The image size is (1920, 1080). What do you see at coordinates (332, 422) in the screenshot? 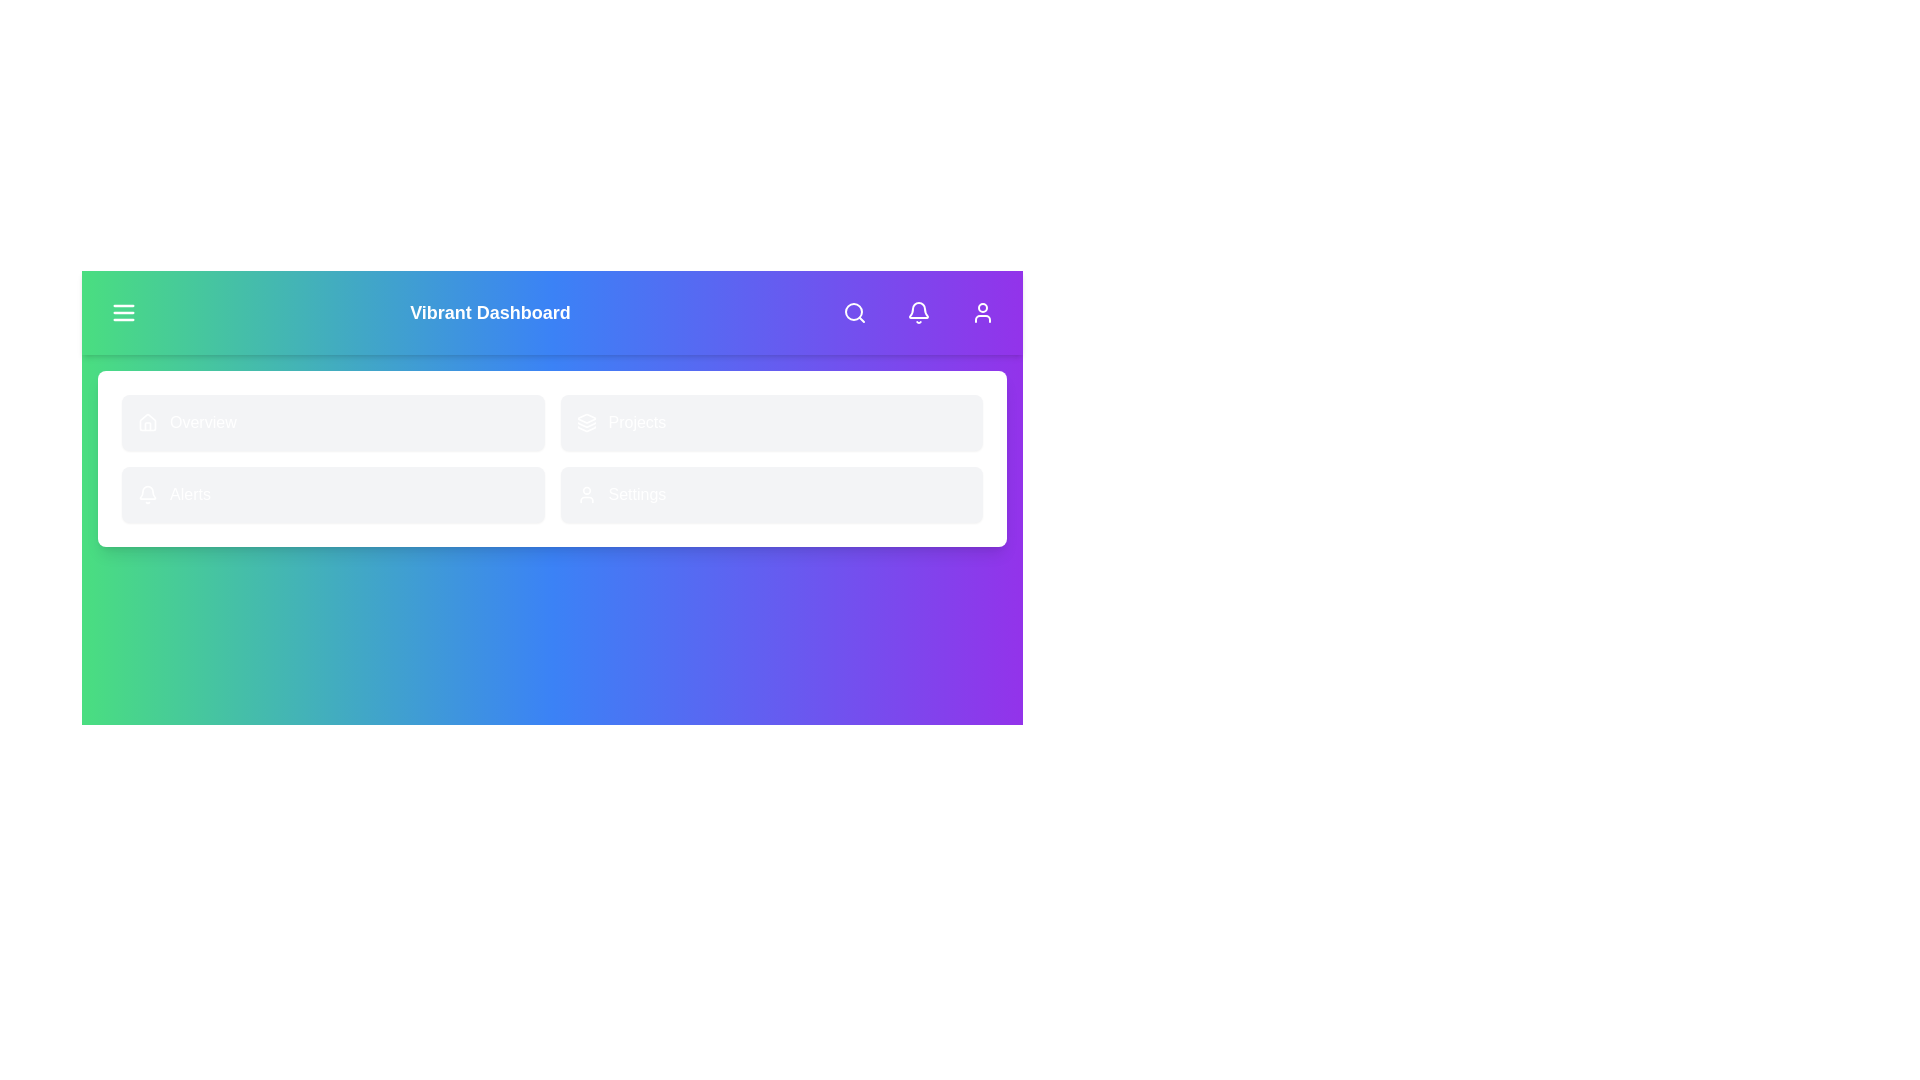
I see `the 'Overview' navigation item located in the navigation menu` at bounding box center [332, 422].